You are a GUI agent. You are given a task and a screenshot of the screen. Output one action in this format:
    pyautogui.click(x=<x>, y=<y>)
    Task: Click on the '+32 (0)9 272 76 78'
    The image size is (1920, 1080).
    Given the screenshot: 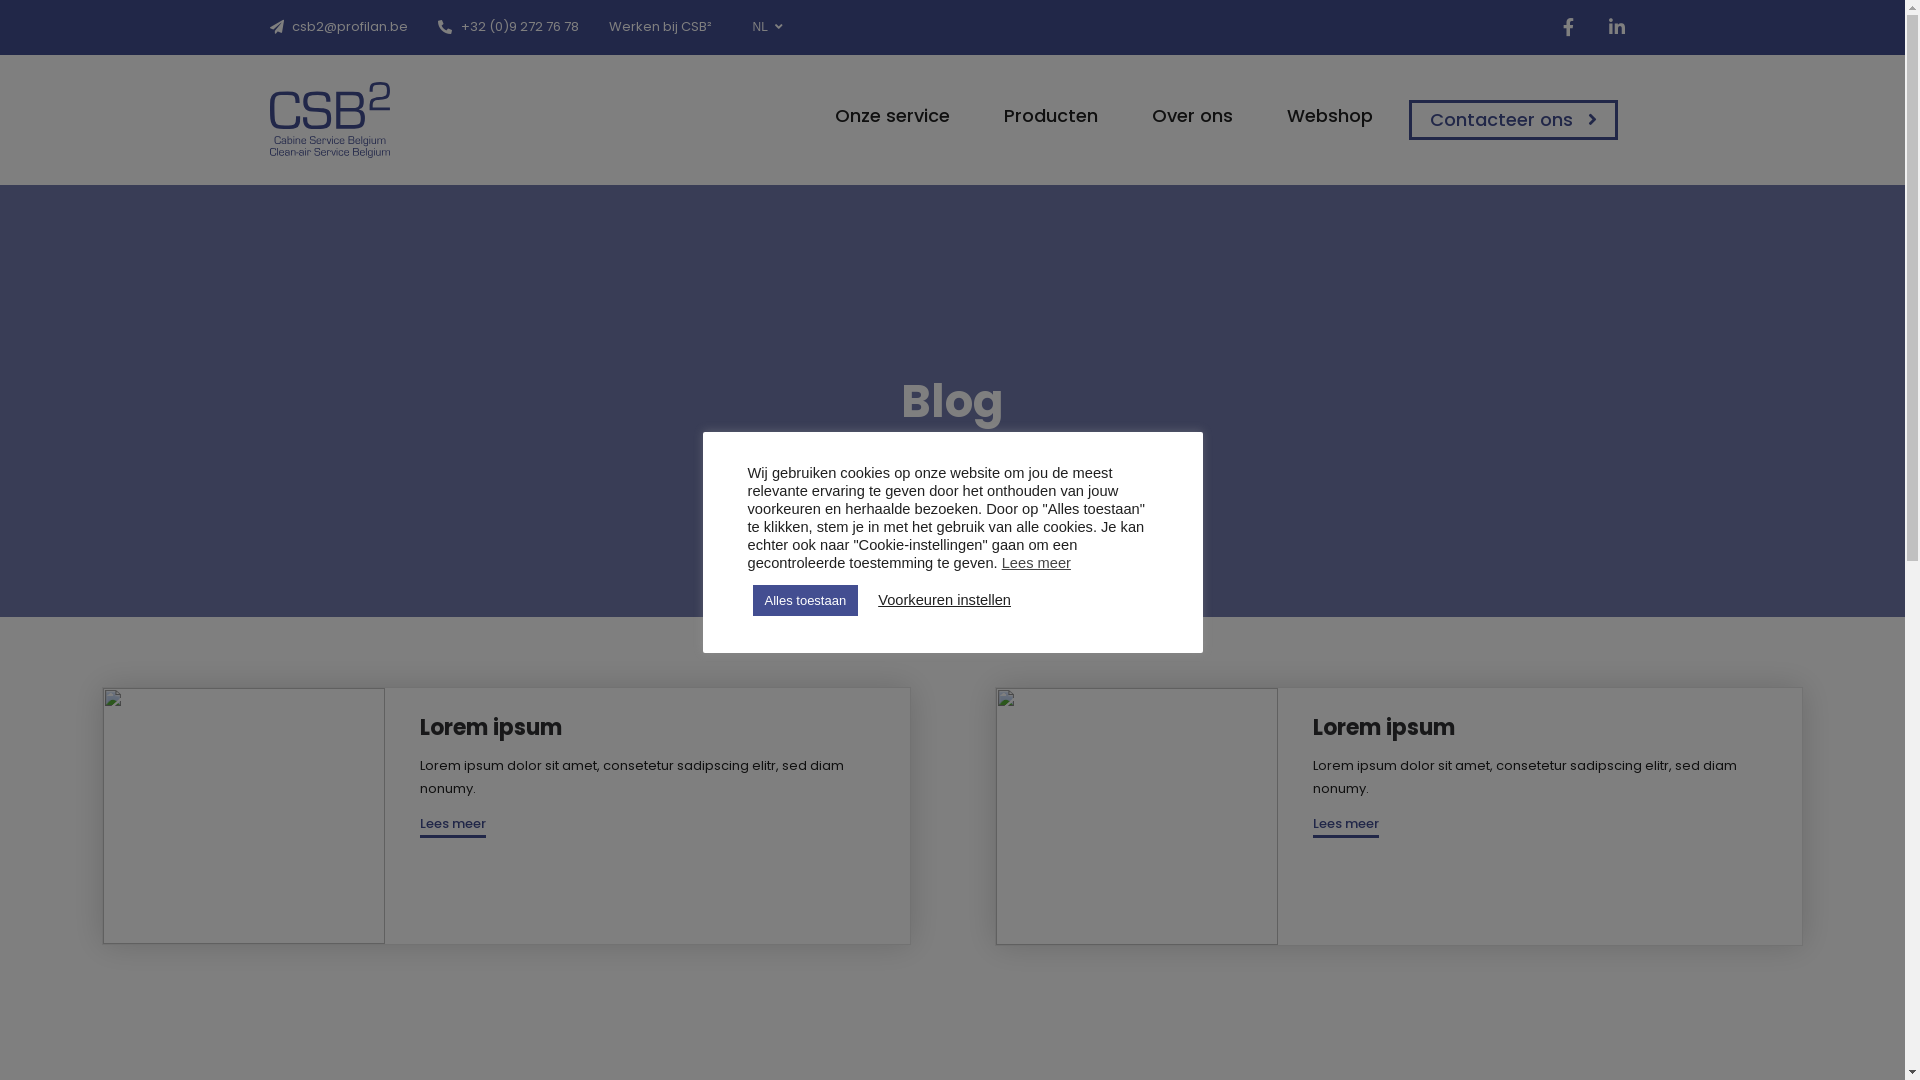 What is the action you would take?
    pyautogui.click(x=508, y=26)
    